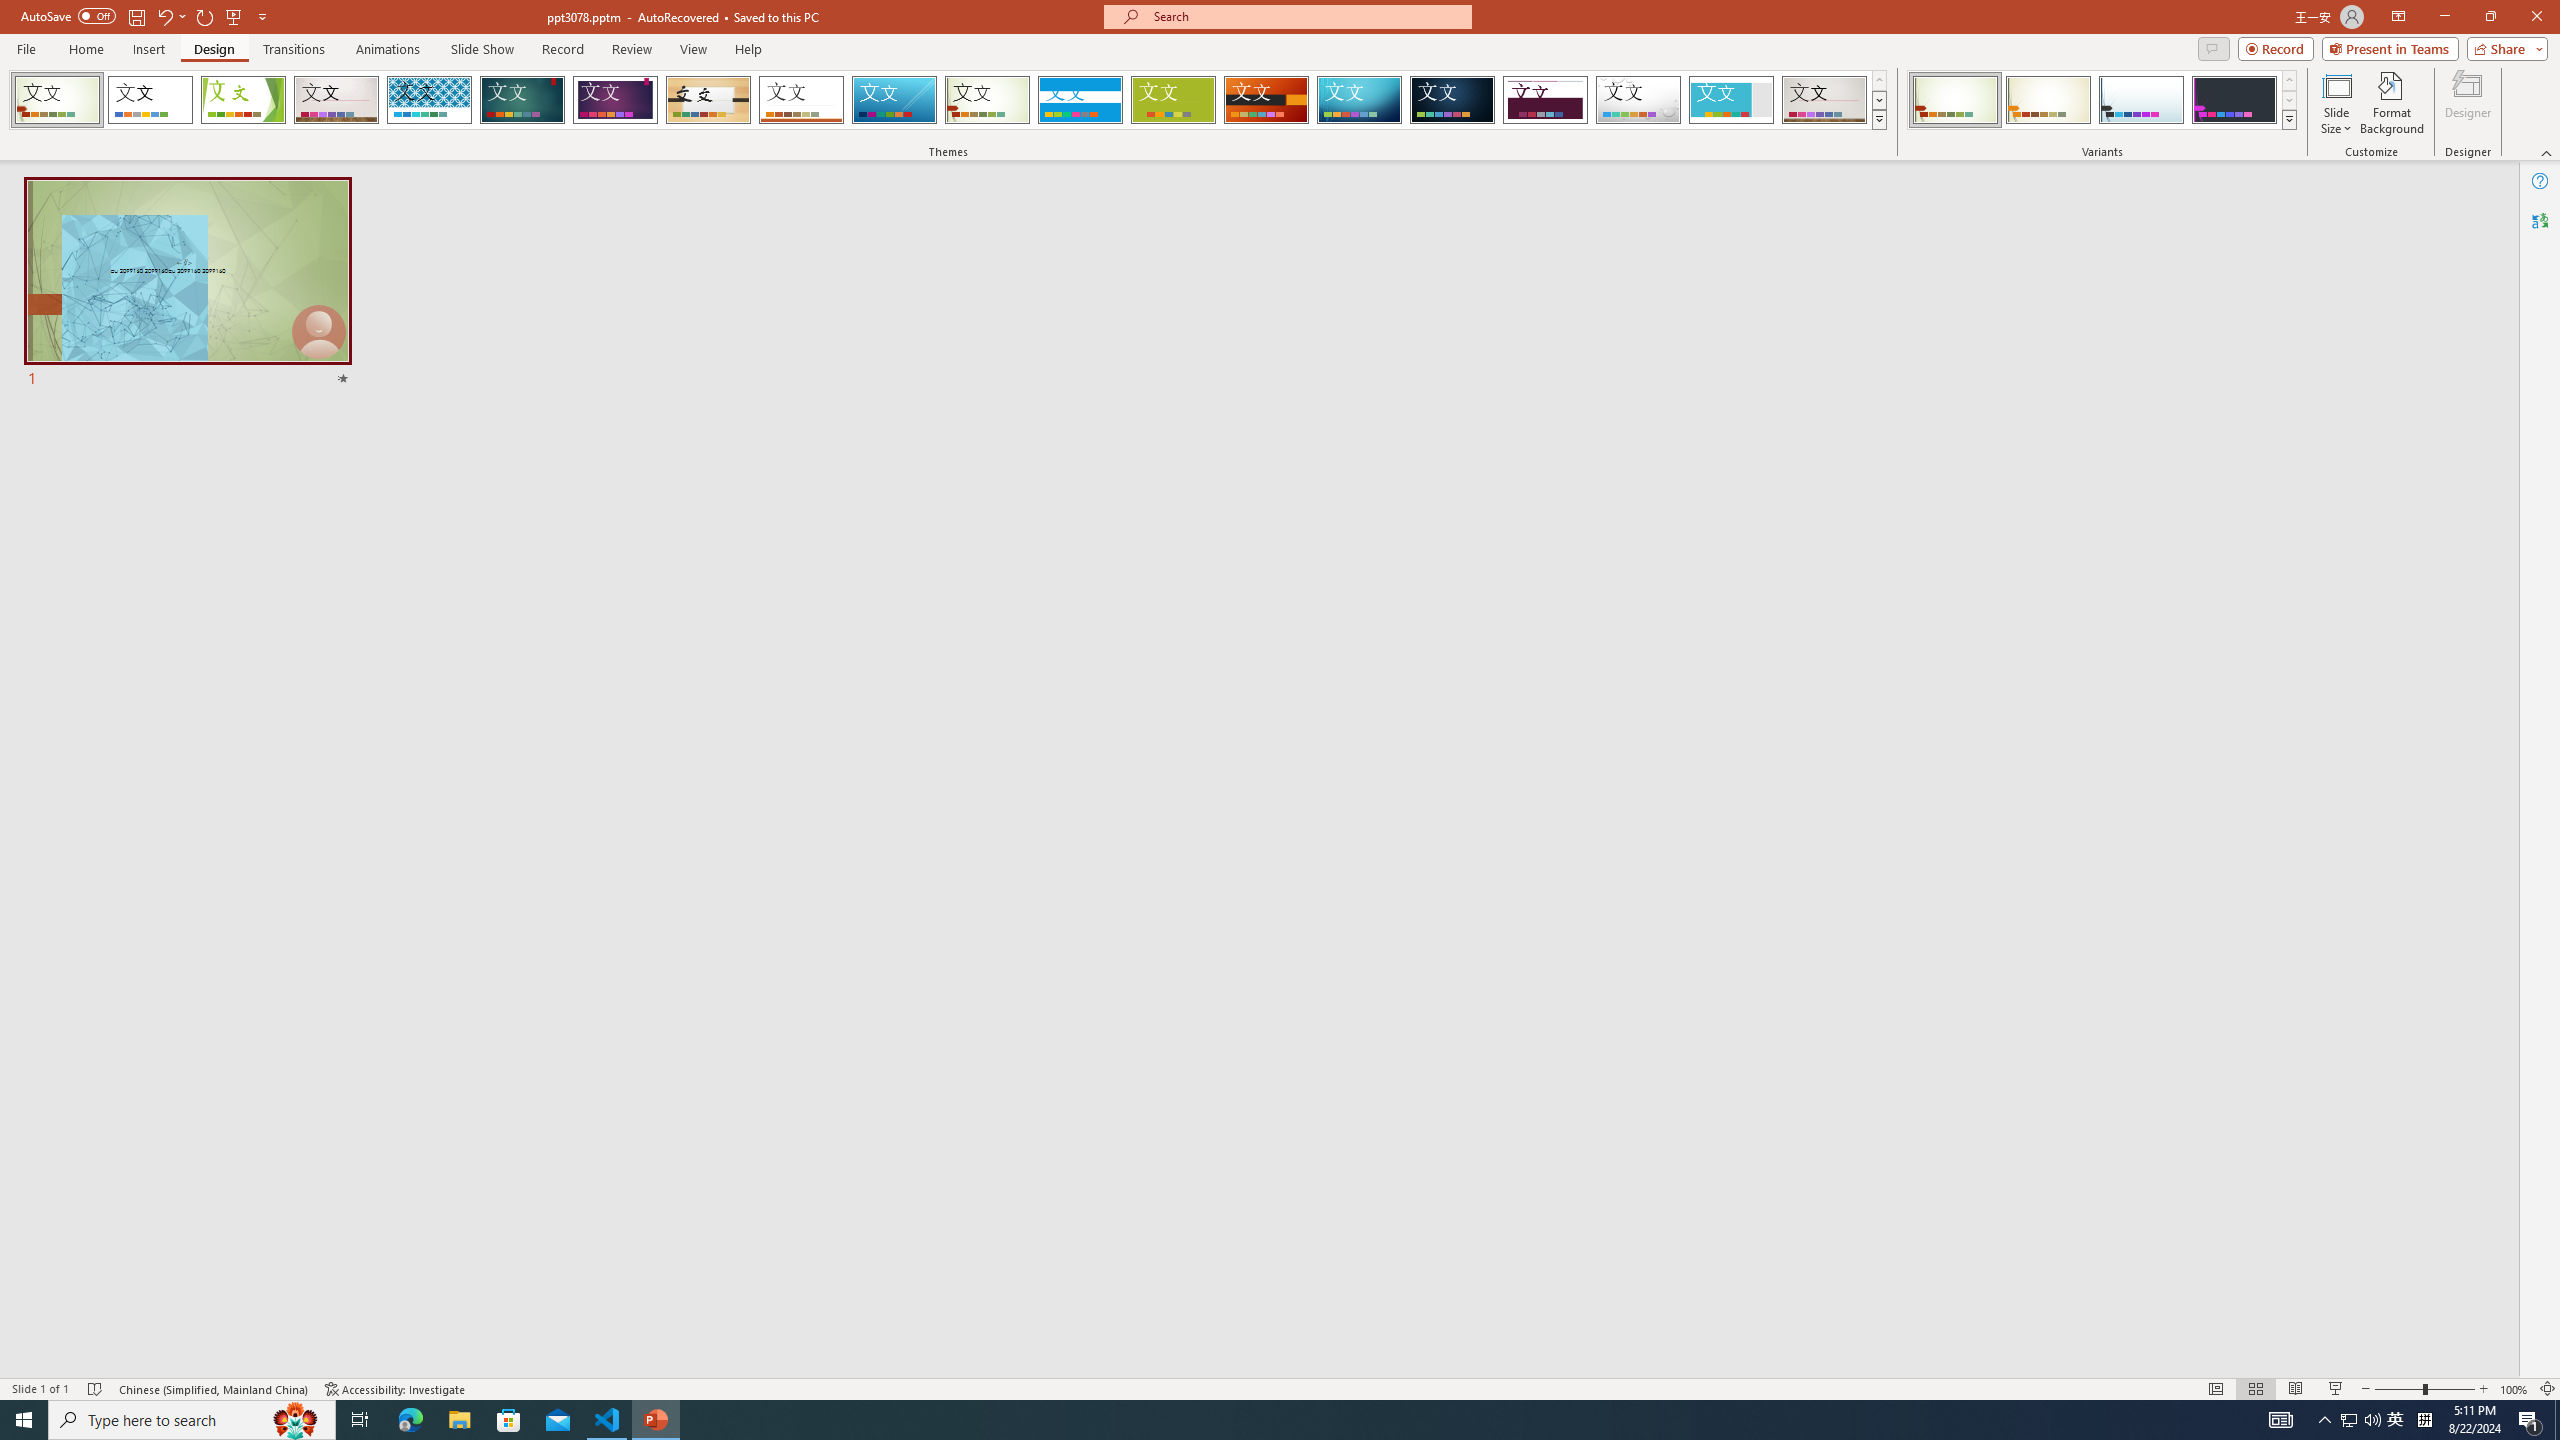 Image resolution: width=2560 pixels, height=1440 pixels. What do you see at coordinates (95, 1389) in the screenshot?
I see `'Spell Check No Errors'` at bounding box center [95, 1389].